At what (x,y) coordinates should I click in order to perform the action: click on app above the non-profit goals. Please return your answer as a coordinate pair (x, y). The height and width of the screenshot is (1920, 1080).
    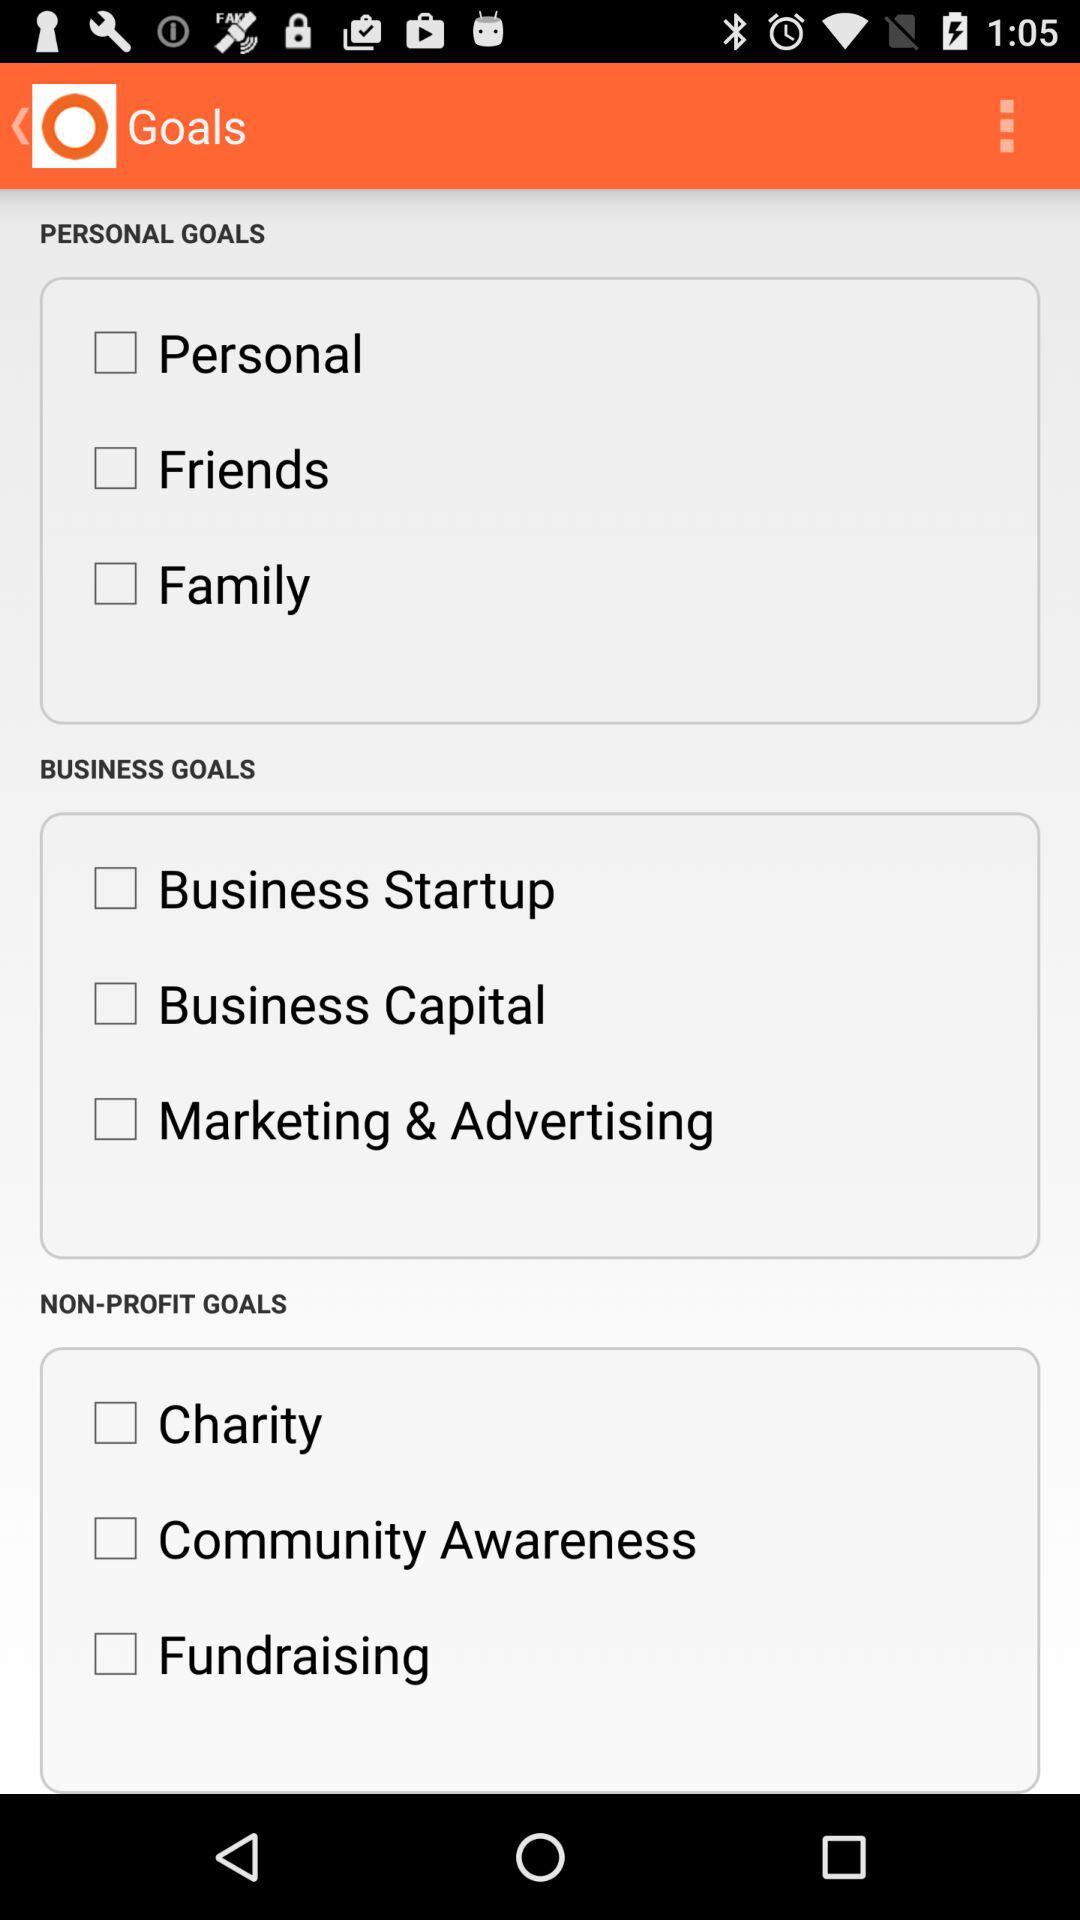
    Looking at the image, I should click on (394, 1117).